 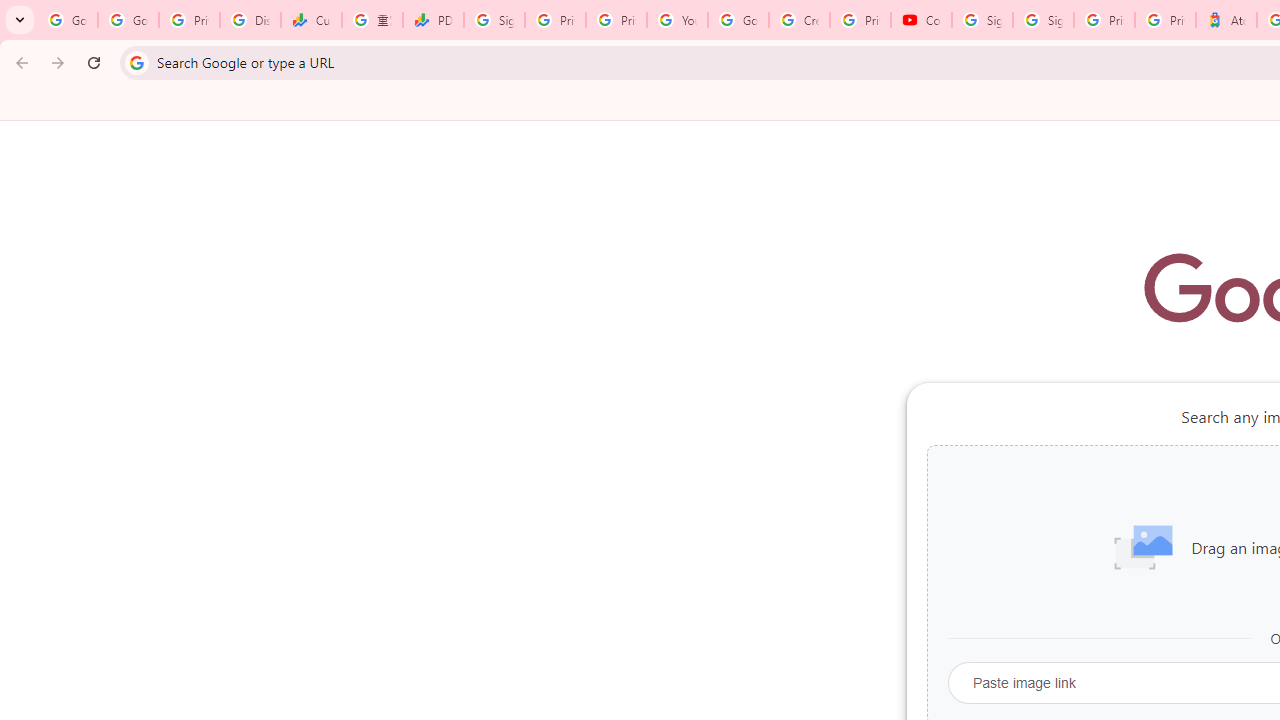 What do you see at coordinates (737, 20) in the screenshot?
I see `'Google Account Help'` at bounding box center [737, 20].